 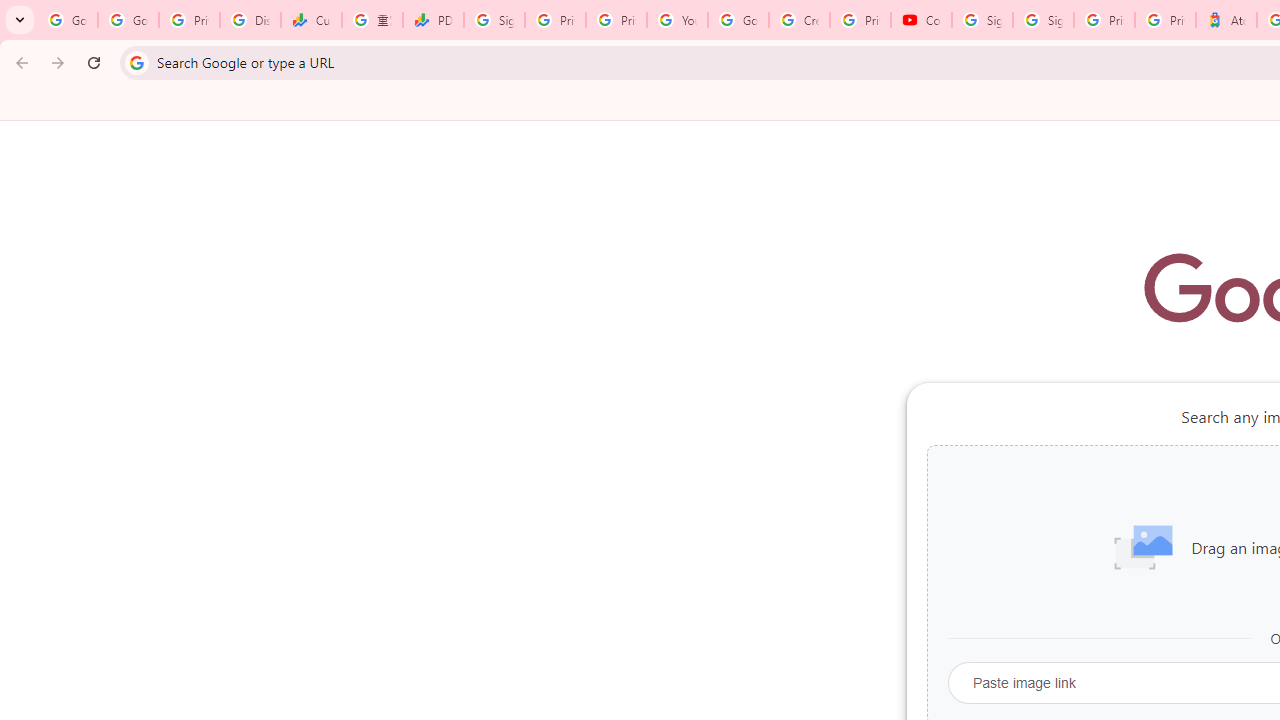 What do you see at coordinates (737, 20) in the screenshot?
I see `'Google Account Help'` at bounding box center [737, 20].